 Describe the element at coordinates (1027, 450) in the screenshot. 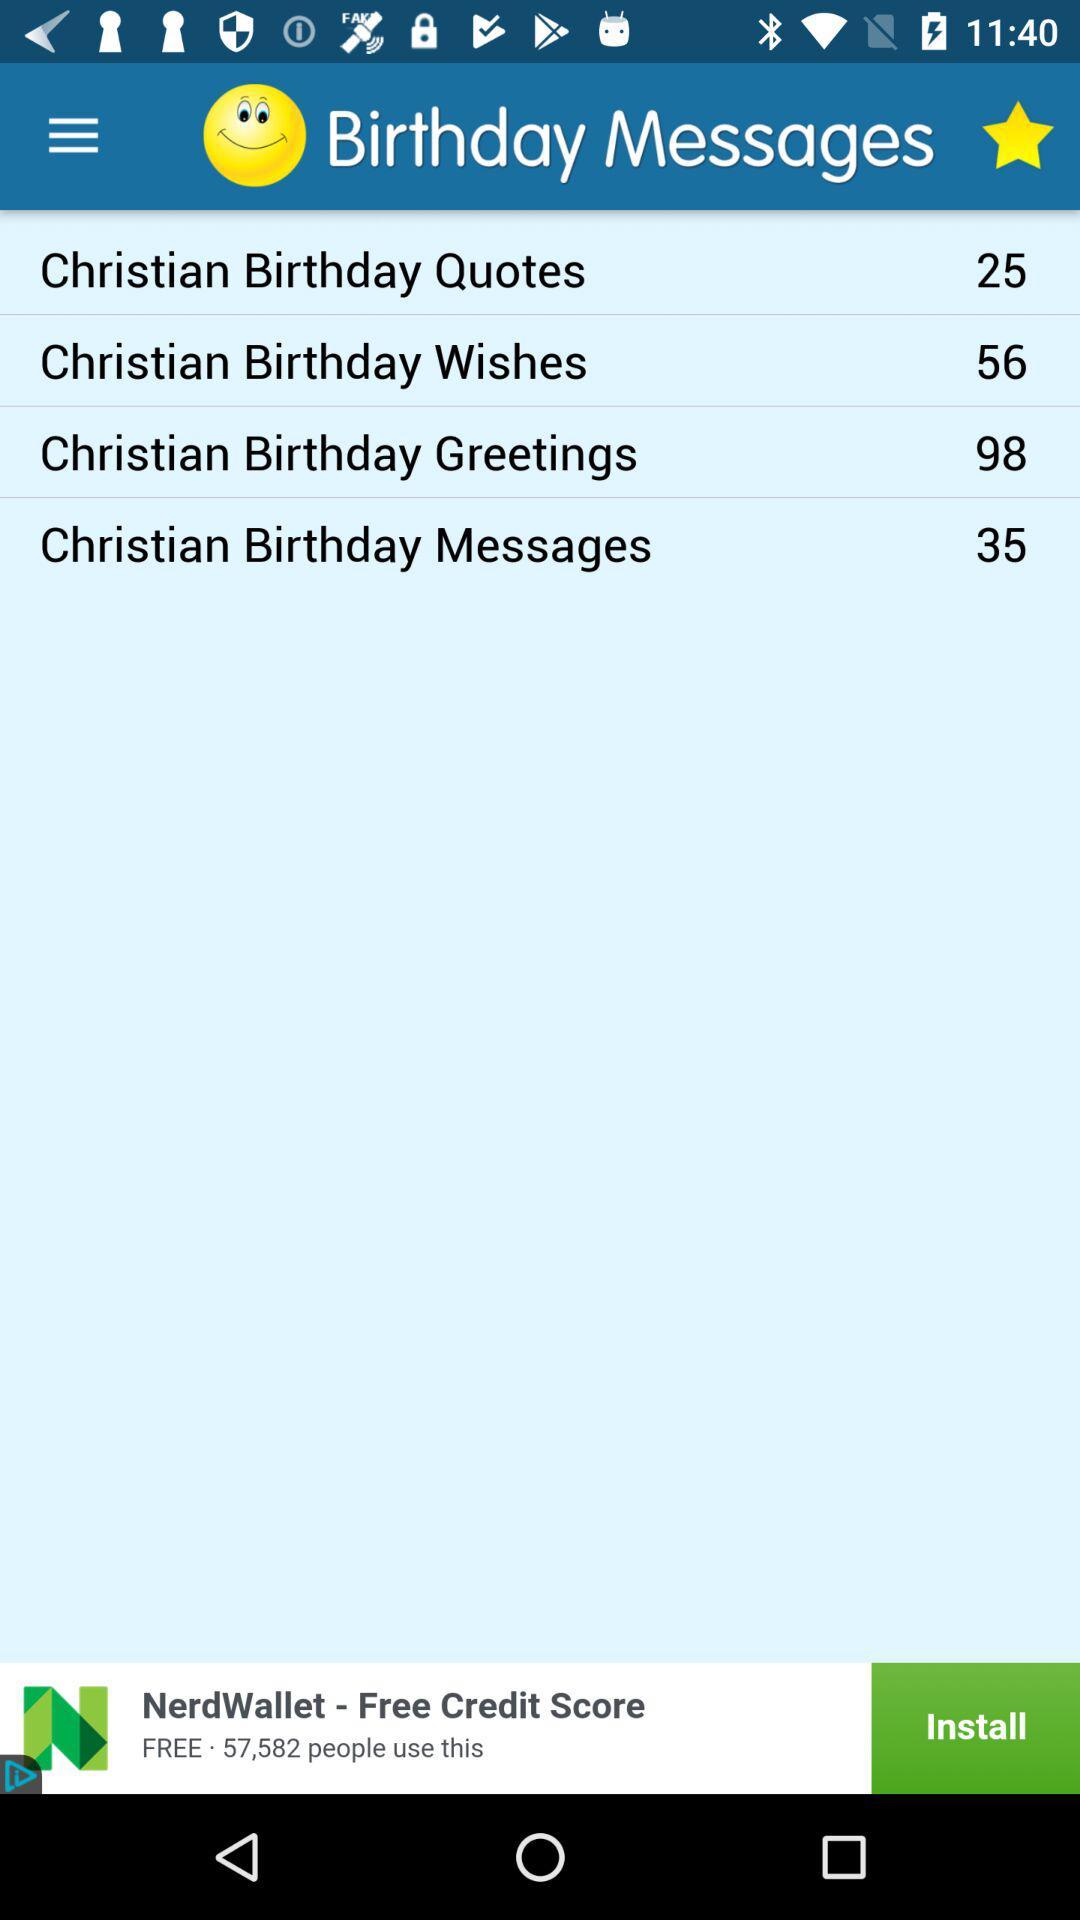

I see `the icon next to the christian birthday messages item` at that location.